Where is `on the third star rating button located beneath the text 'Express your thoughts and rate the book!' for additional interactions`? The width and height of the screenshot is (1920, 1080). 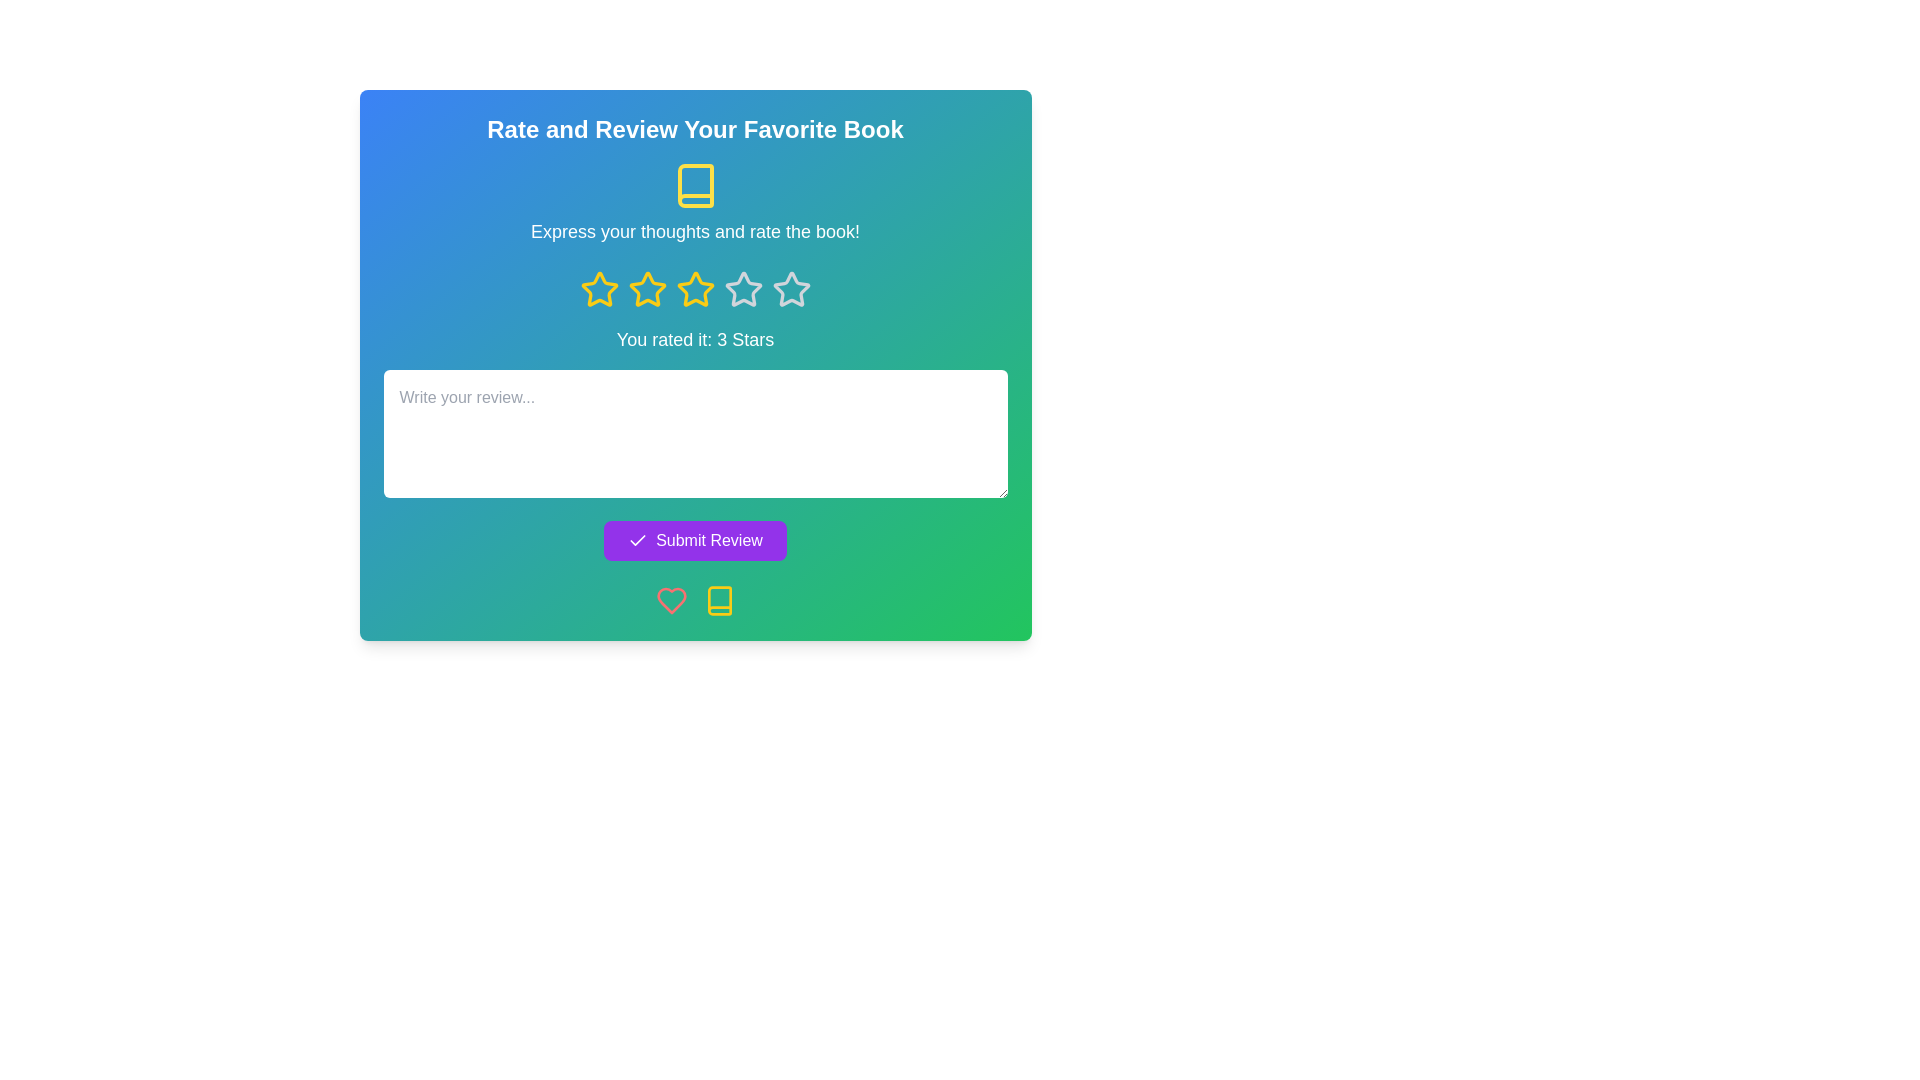 on the third star rating button located beneath the text 'Express your thoughts and rate the book!' for additional interactions is located at coordinates (695, 289).